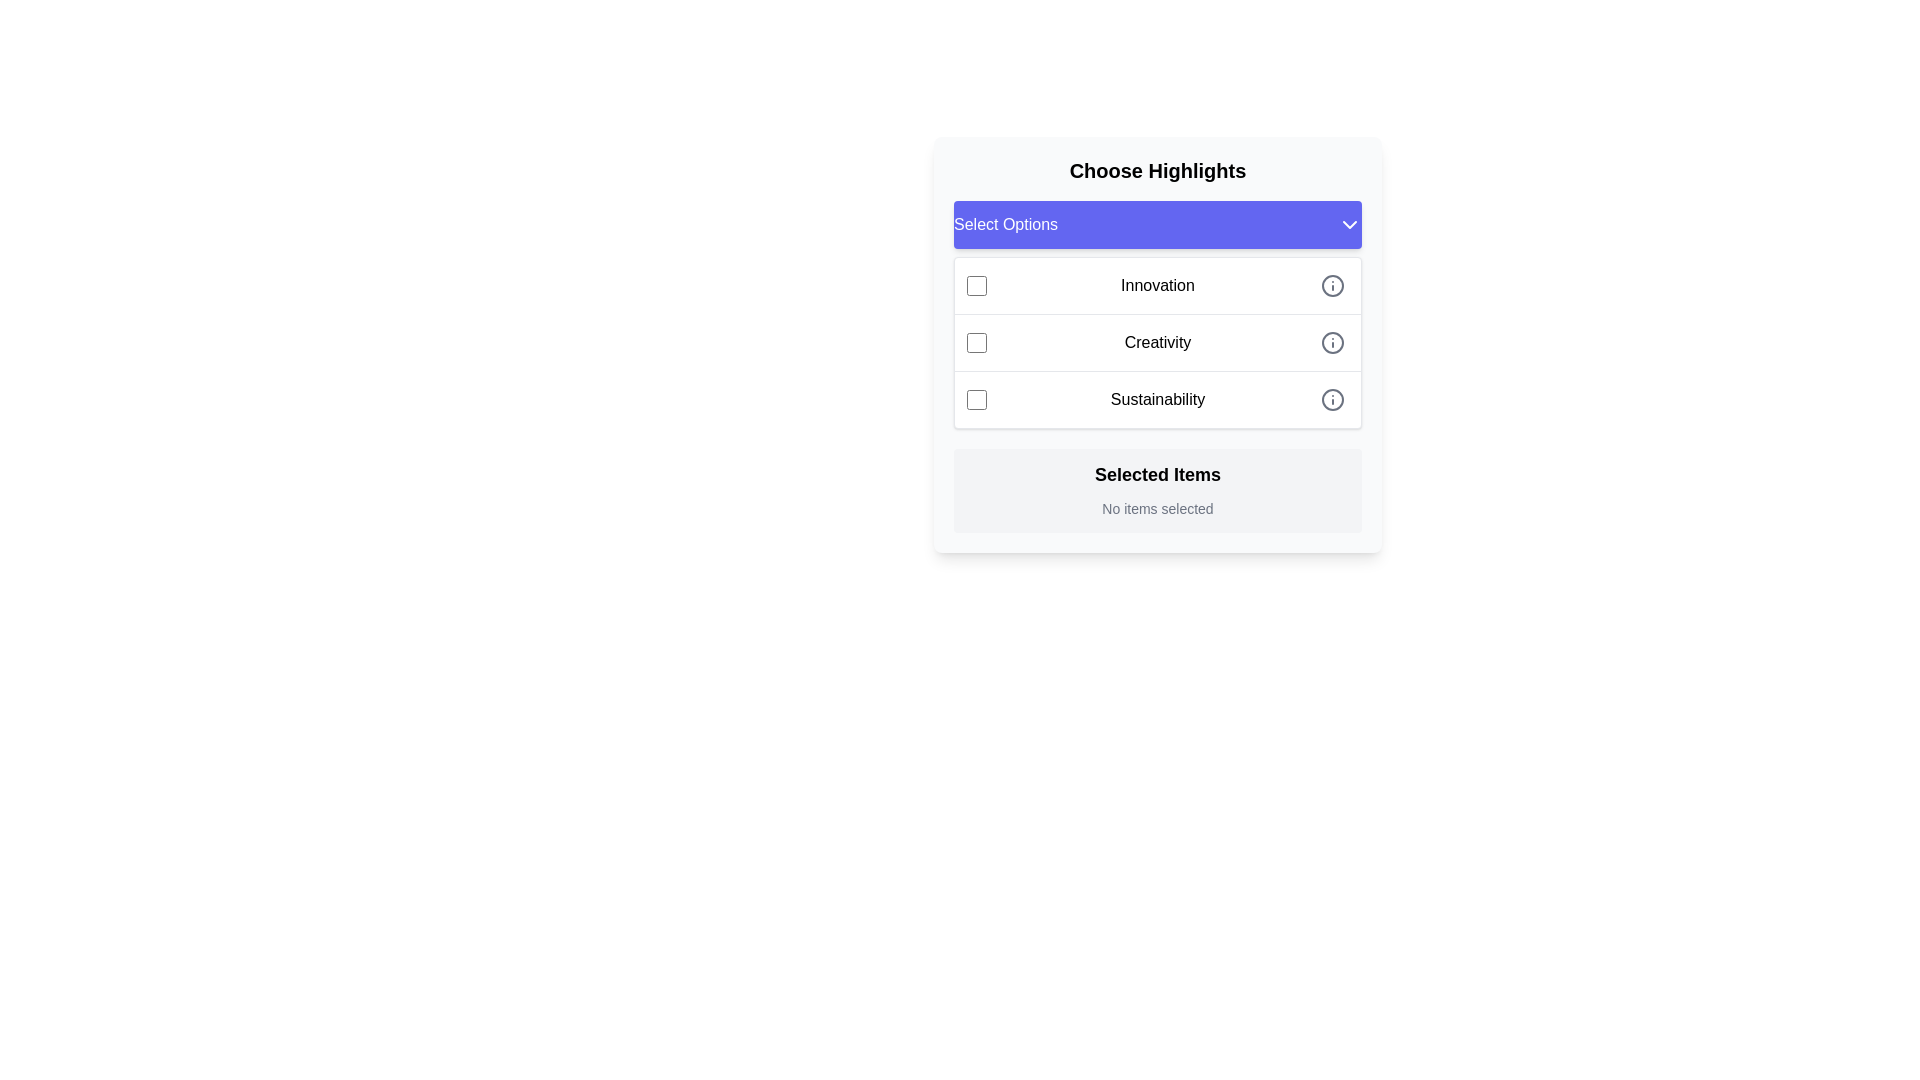 The height and width of the screenshot is (1080, 1920). I want to click on the 'Creativity' text label, so click(1157, 342).